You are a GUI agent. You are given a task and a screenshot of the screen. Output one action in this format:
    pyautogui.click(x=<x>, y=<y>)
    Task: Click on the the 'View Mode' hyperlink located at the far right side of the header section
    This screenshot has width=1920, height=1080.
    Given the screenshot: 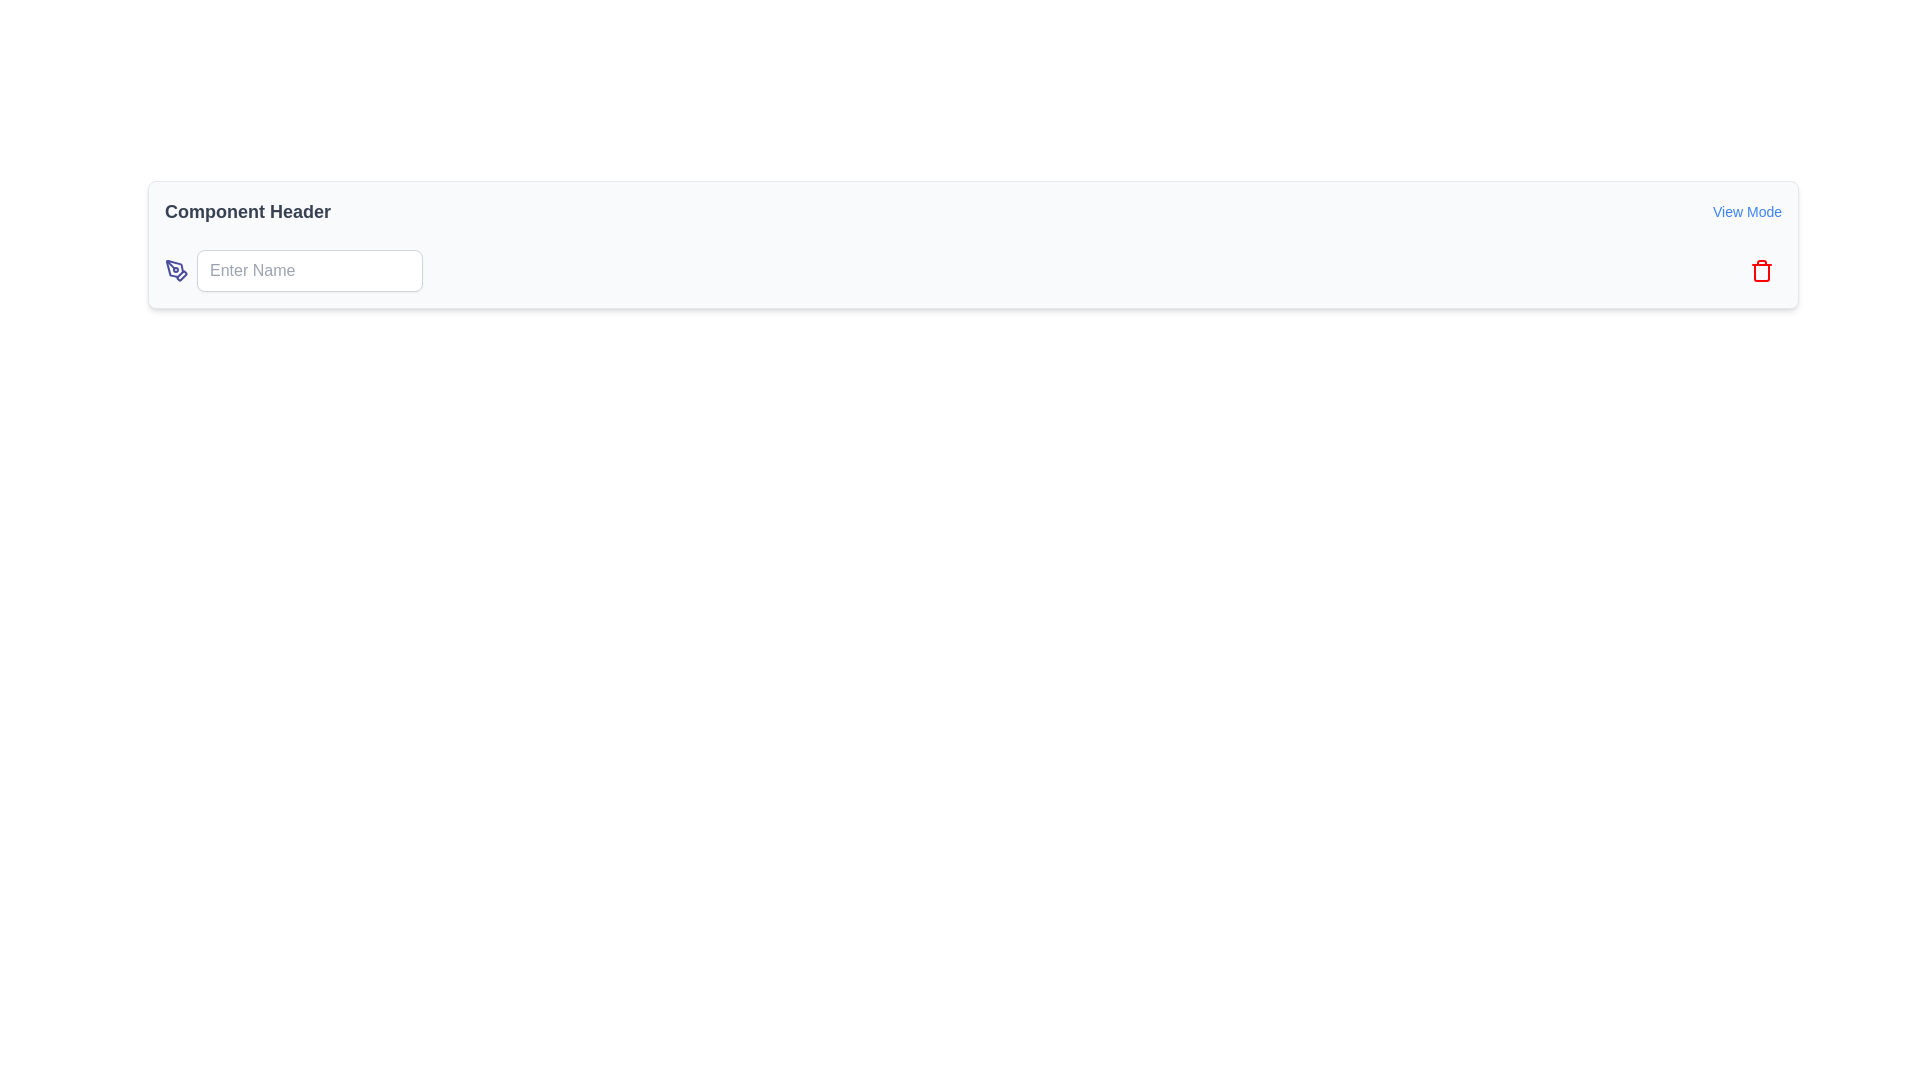 What is the action you would take?
    pyautogui.click(x=1746, y=212)
    